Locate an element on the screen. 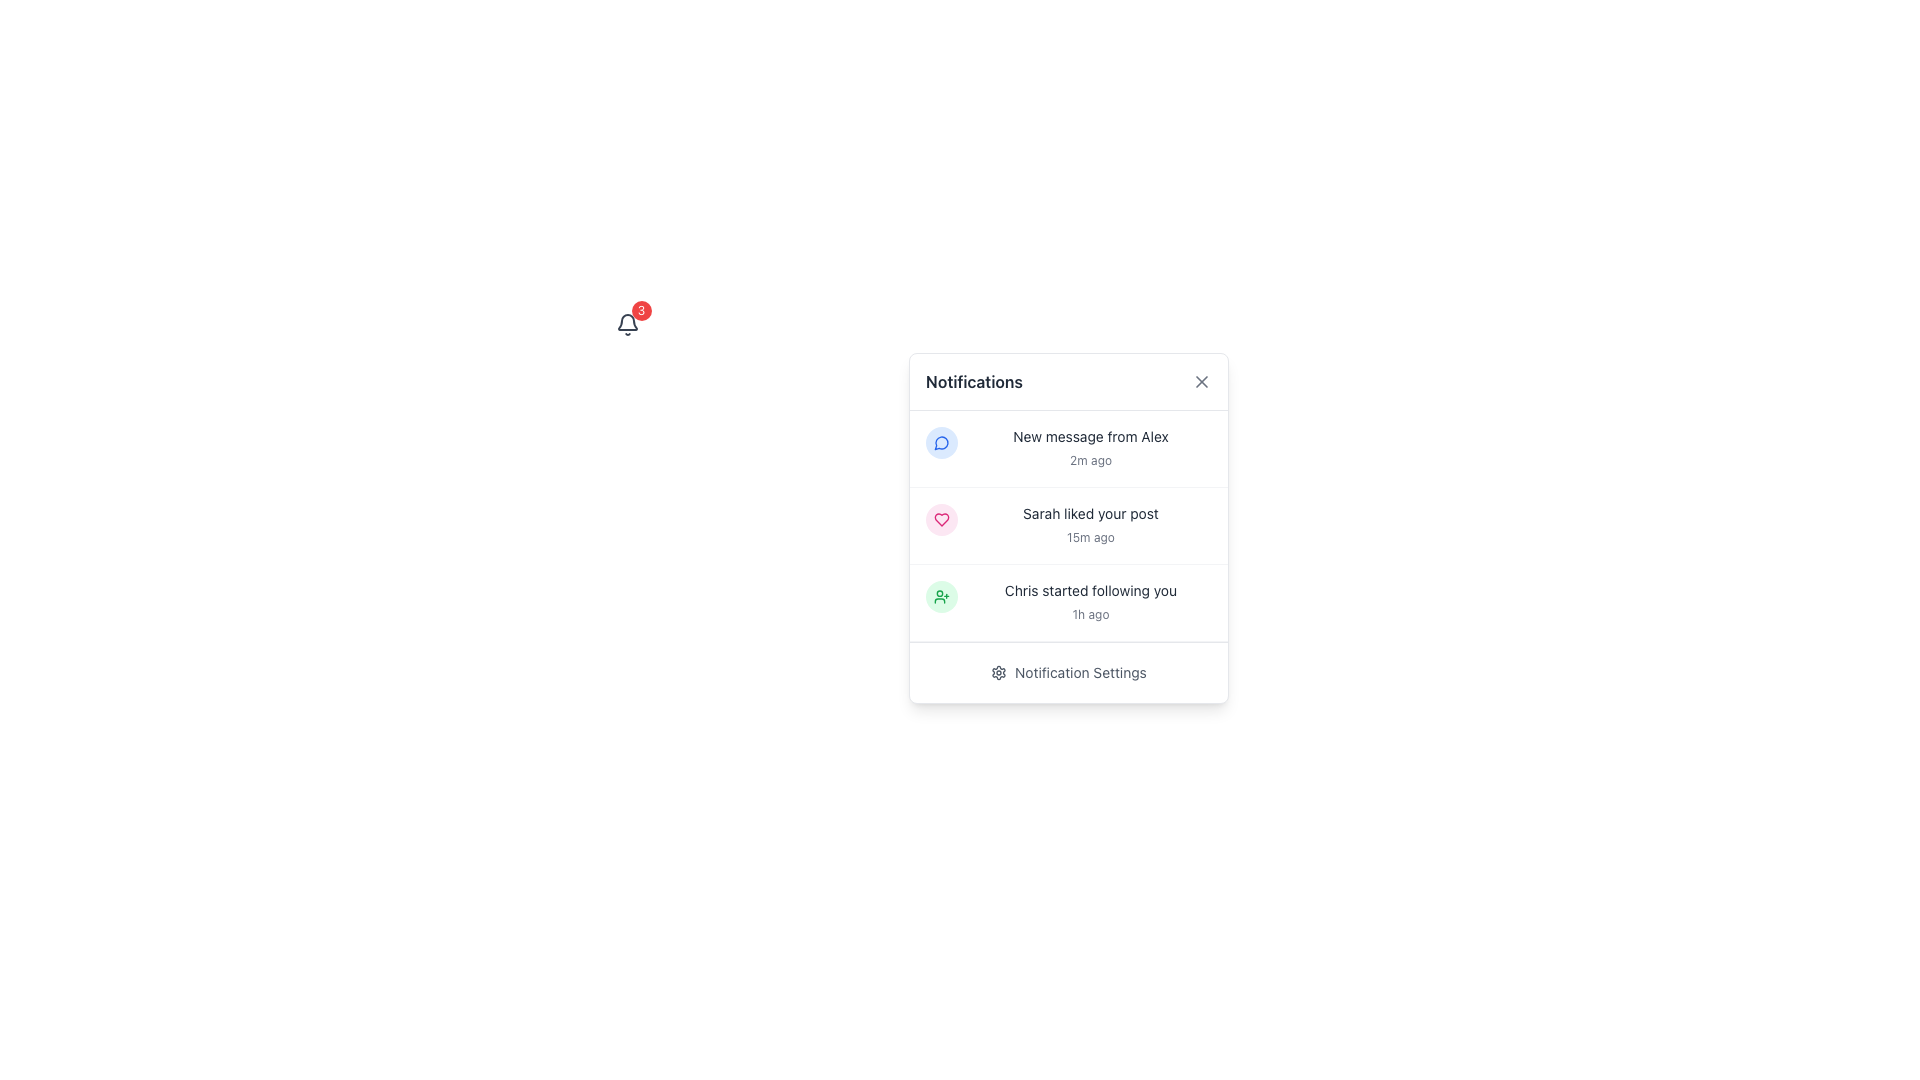  the green-themed action button icon in the notifications menu is located at coordinates (940, 596).